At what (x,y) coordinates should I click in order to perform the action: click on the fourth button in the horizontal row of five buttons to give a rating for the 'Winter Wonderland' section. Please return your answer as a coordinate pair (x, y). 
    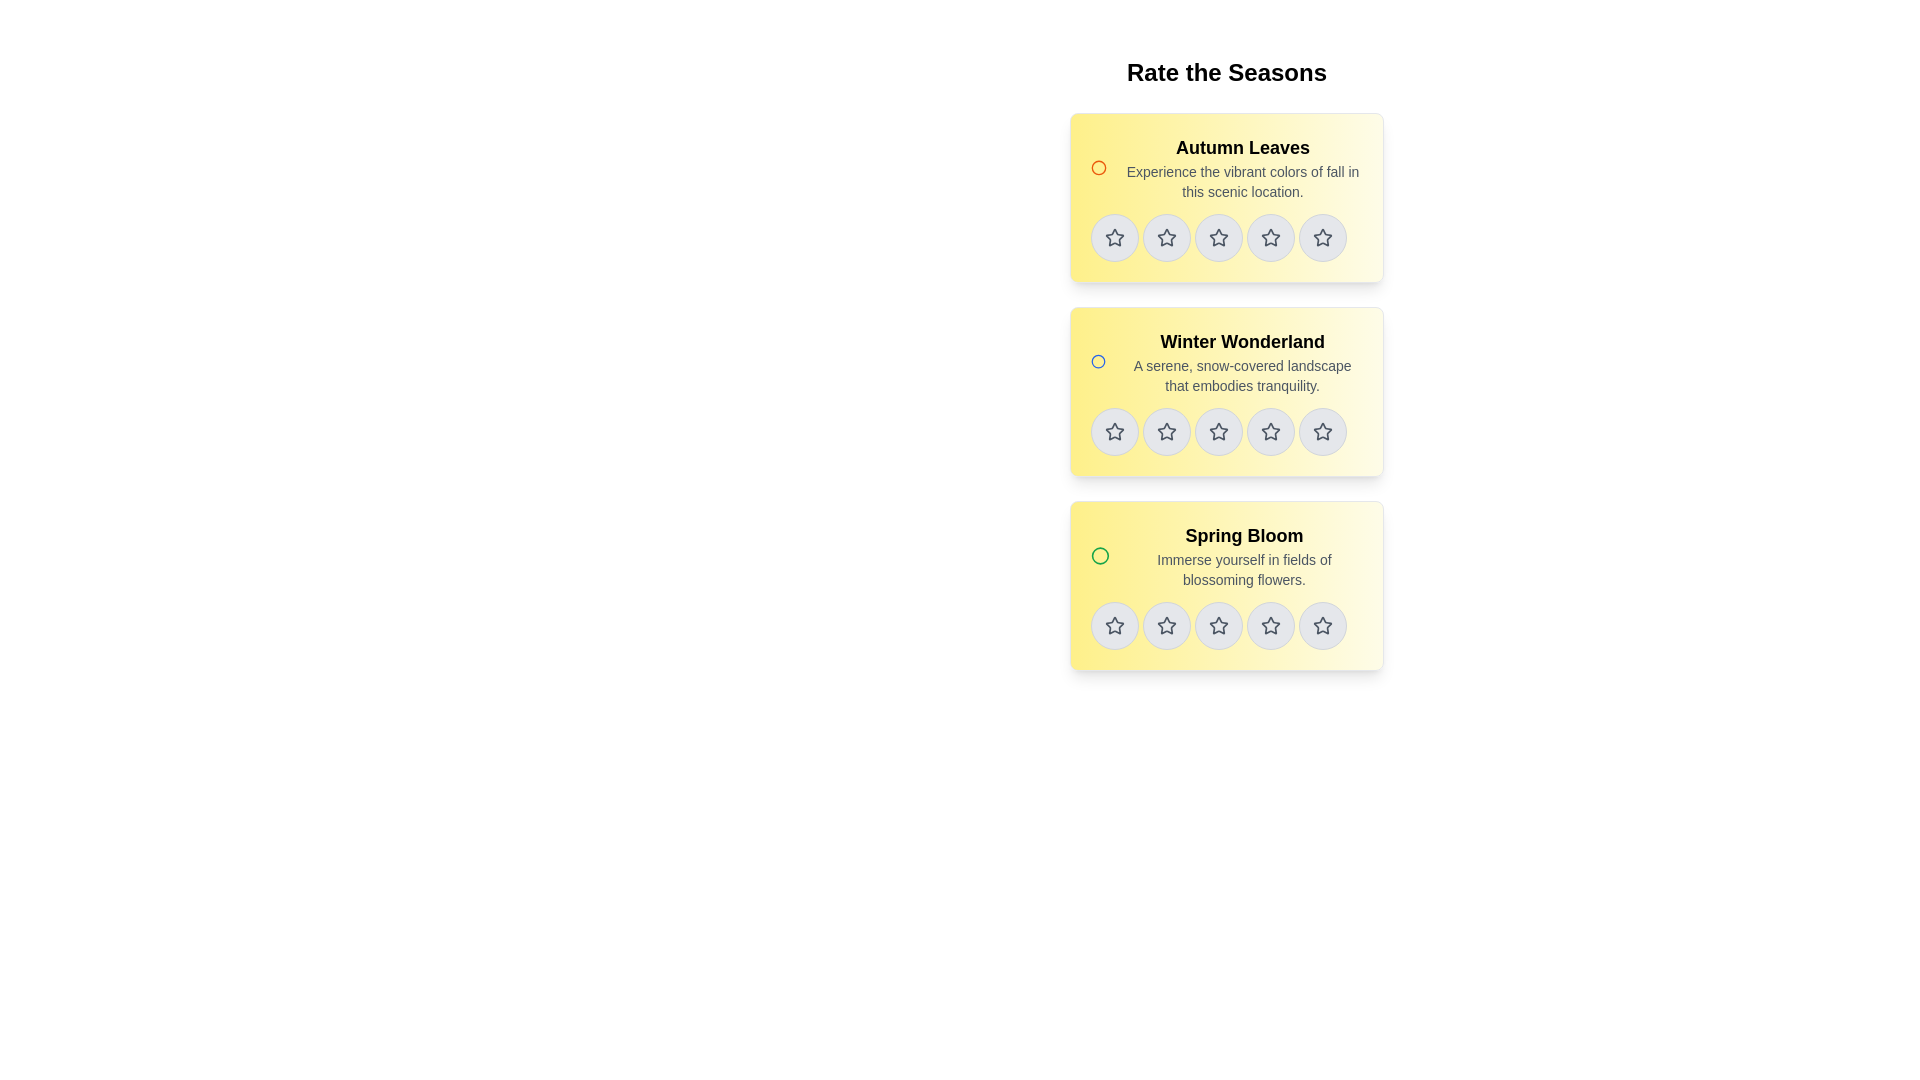
    Looking at the image, I should click on (1270, 431).